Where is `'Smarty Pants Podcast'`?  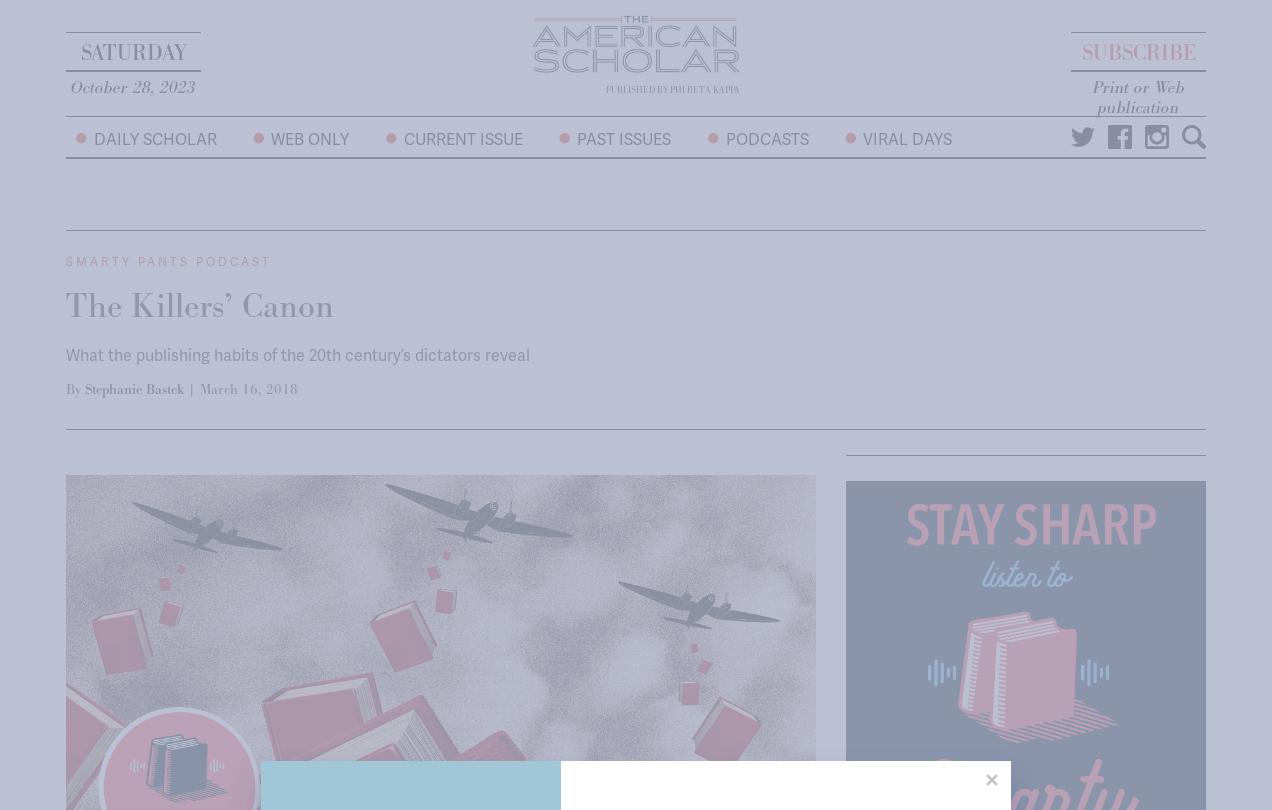
'Smarty Pants Podcast' is located at coordinates (169, 261).